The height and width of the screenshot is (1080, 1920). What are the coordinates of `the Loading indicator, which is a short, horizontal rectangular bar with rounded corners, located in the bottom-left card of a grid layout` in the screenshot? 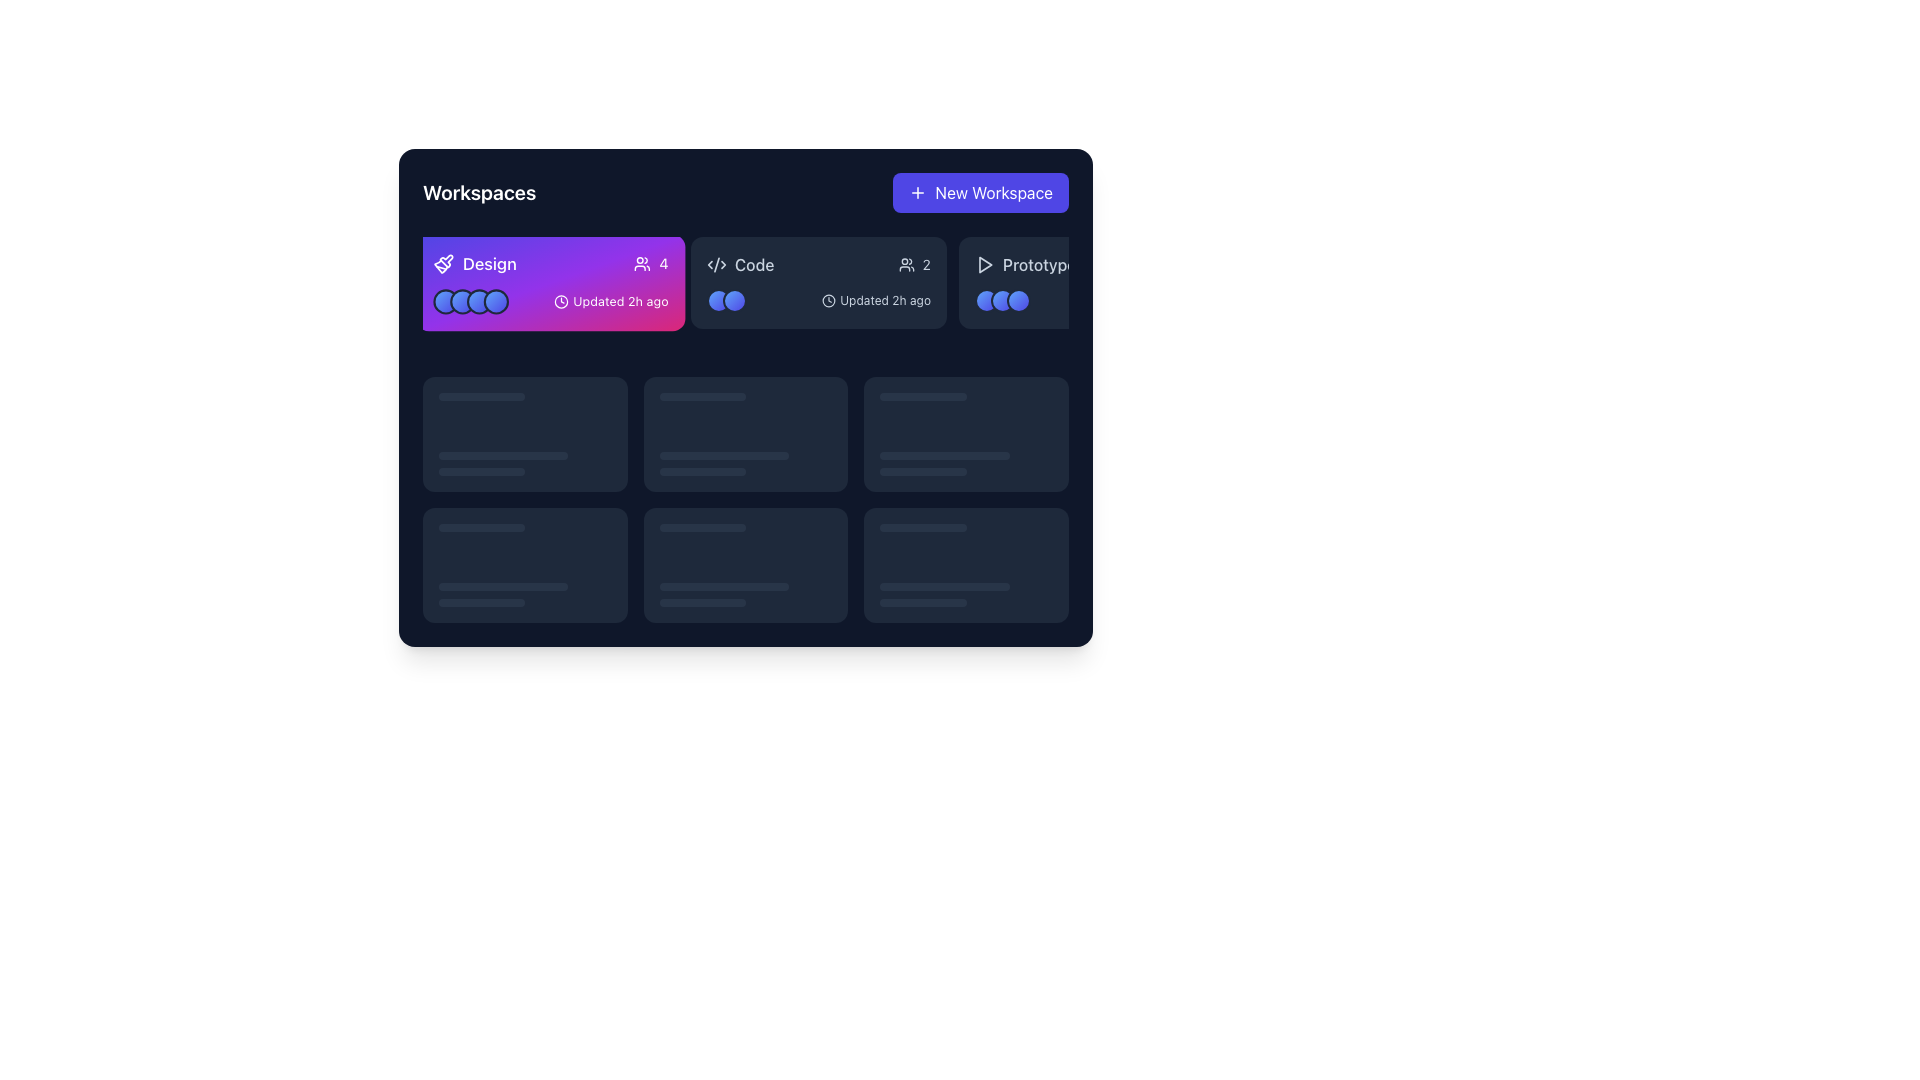 It's located at (503, 586).